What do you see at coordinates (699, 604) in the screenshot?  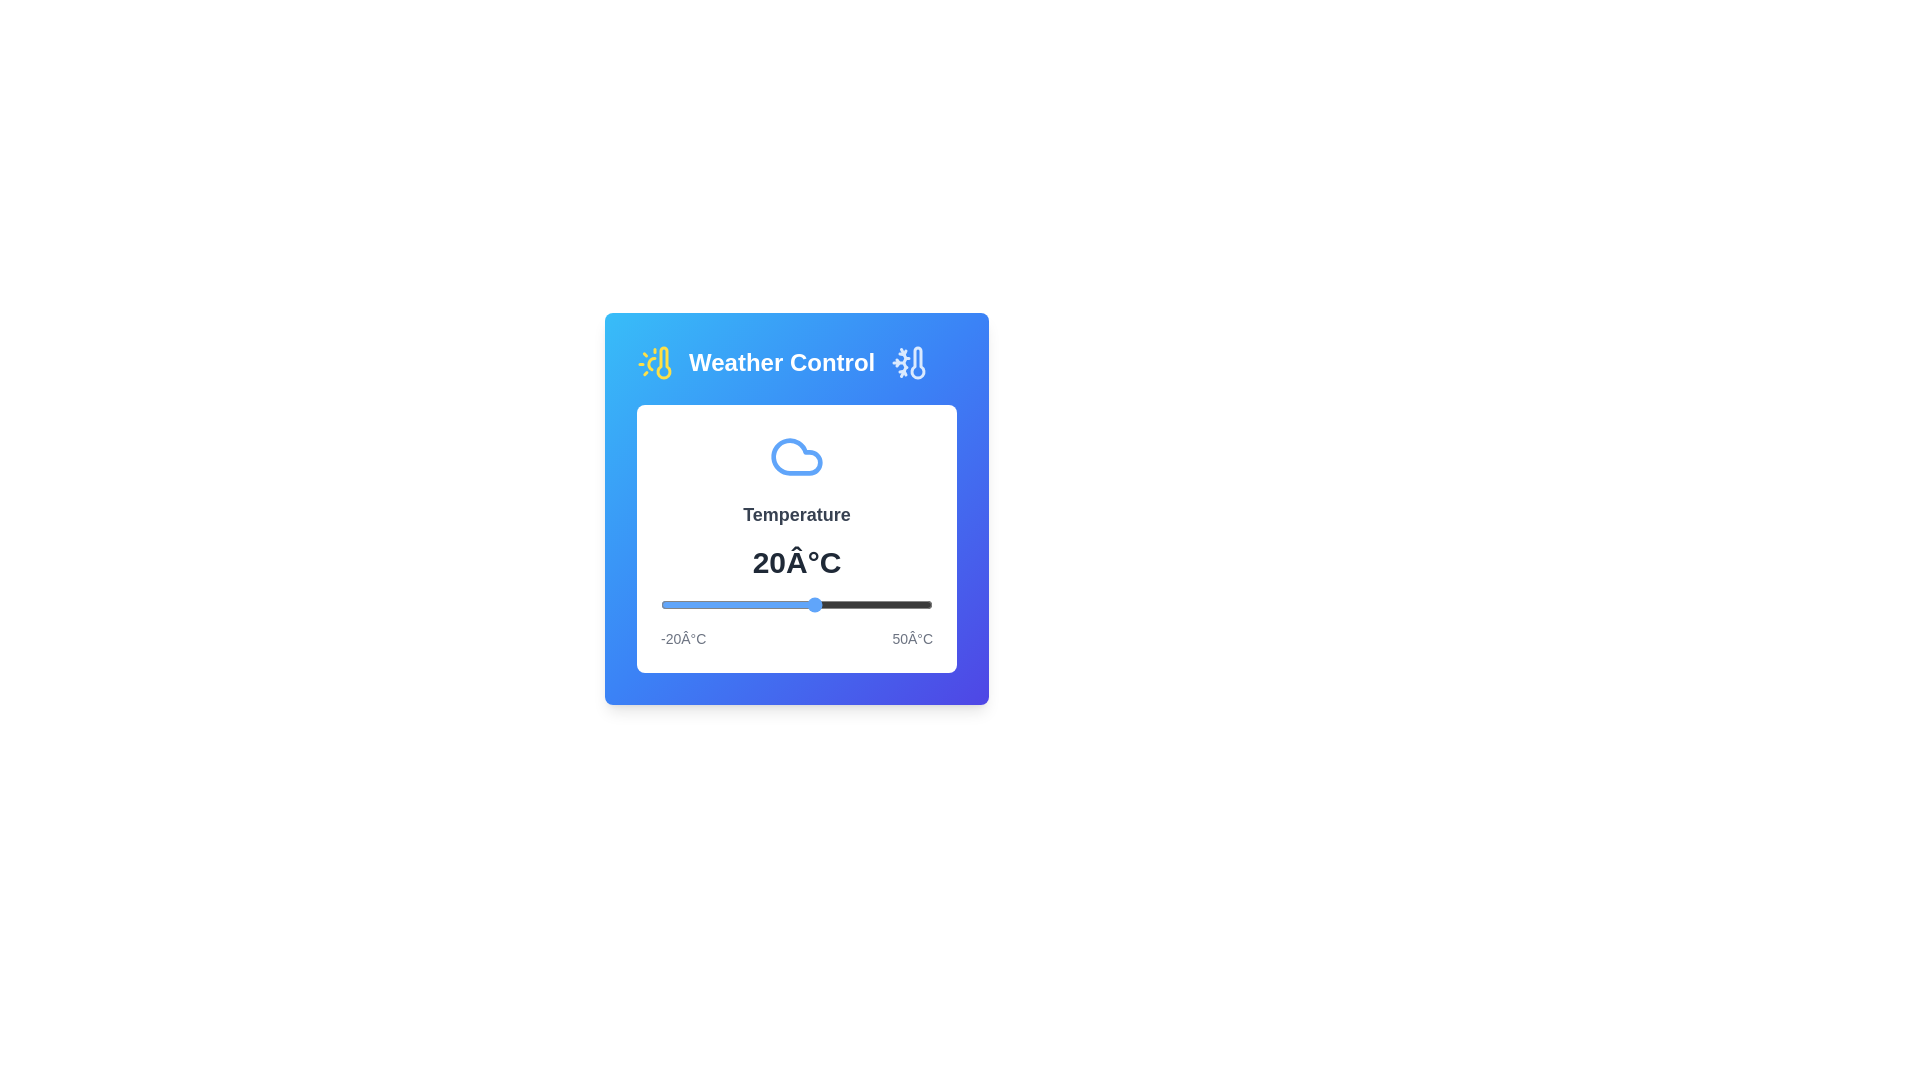 I see `the temperature slider to set the temperature to -10°C` at bounding box center [699, 604].